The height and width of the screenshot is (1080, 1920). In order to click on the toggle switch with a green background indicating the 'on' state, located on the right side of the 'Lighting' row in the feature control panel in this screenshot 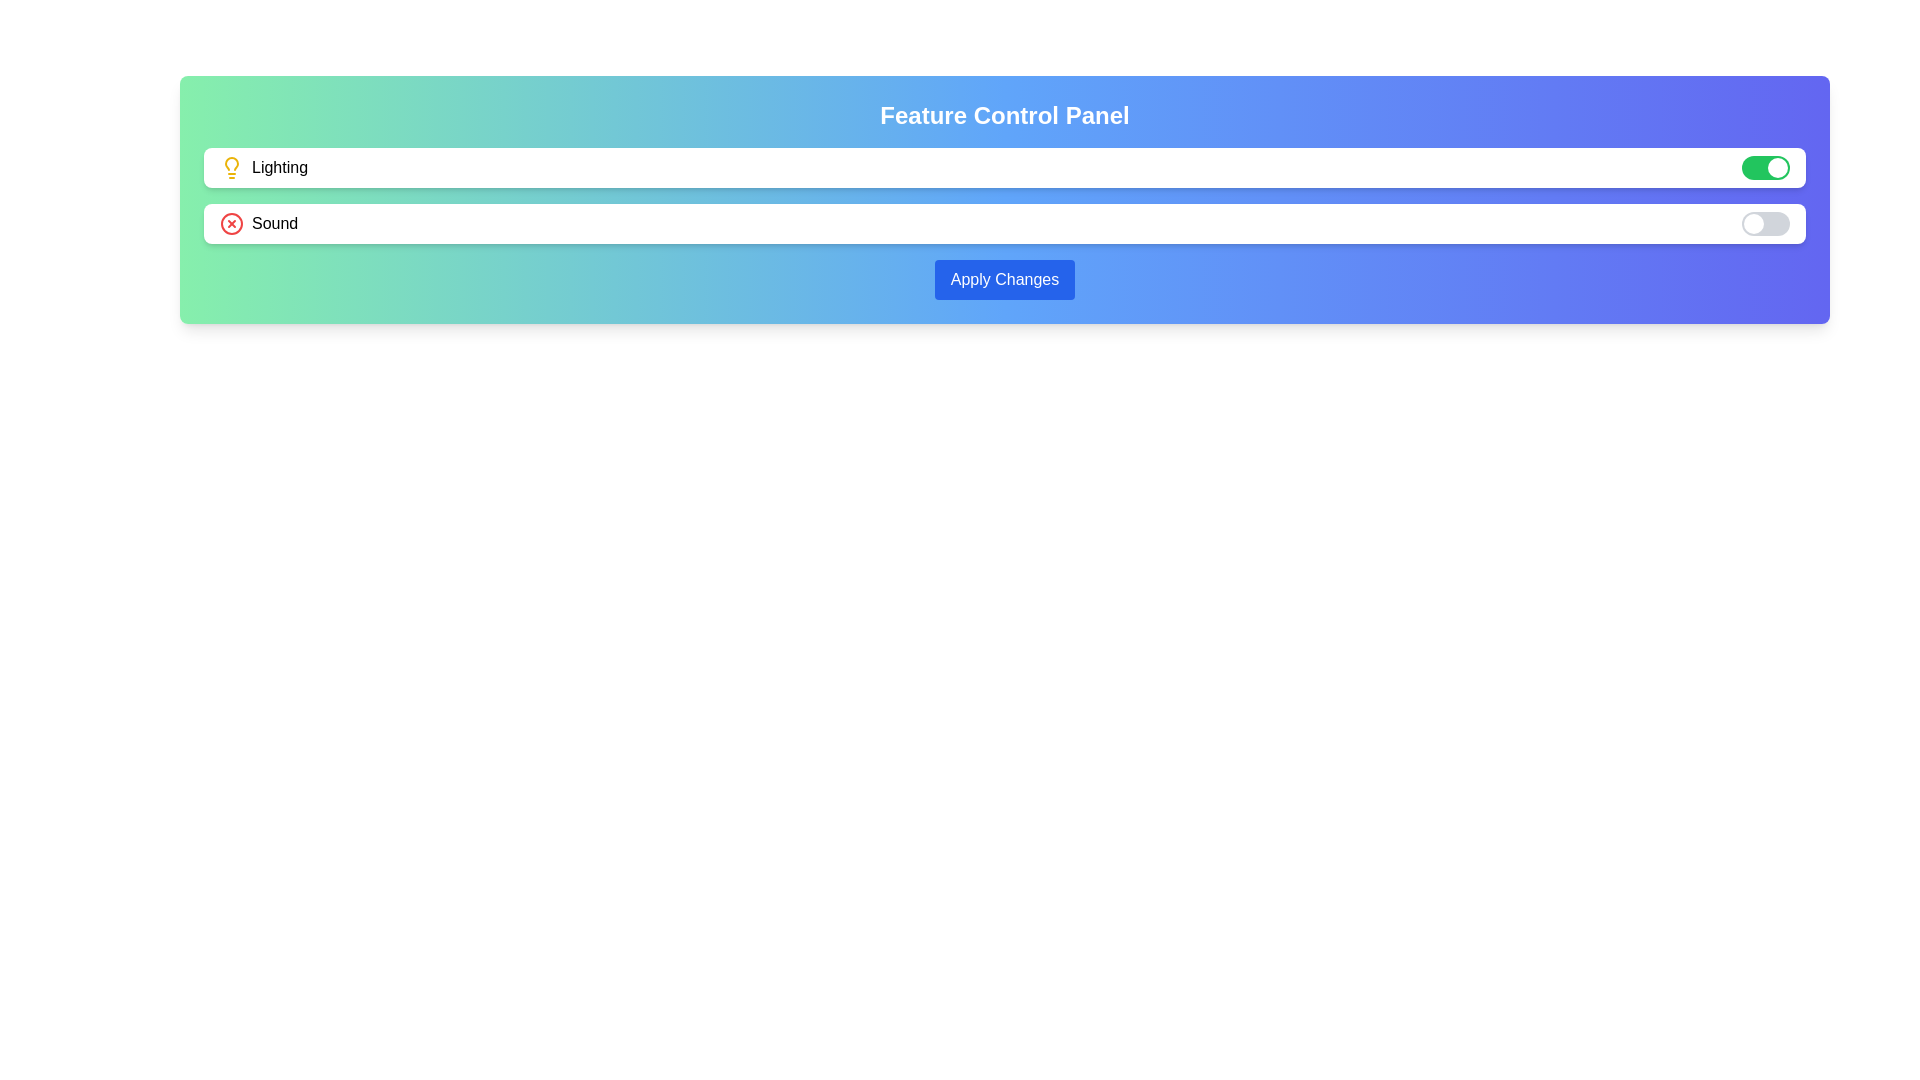, I will do `click(1766, 167)`.